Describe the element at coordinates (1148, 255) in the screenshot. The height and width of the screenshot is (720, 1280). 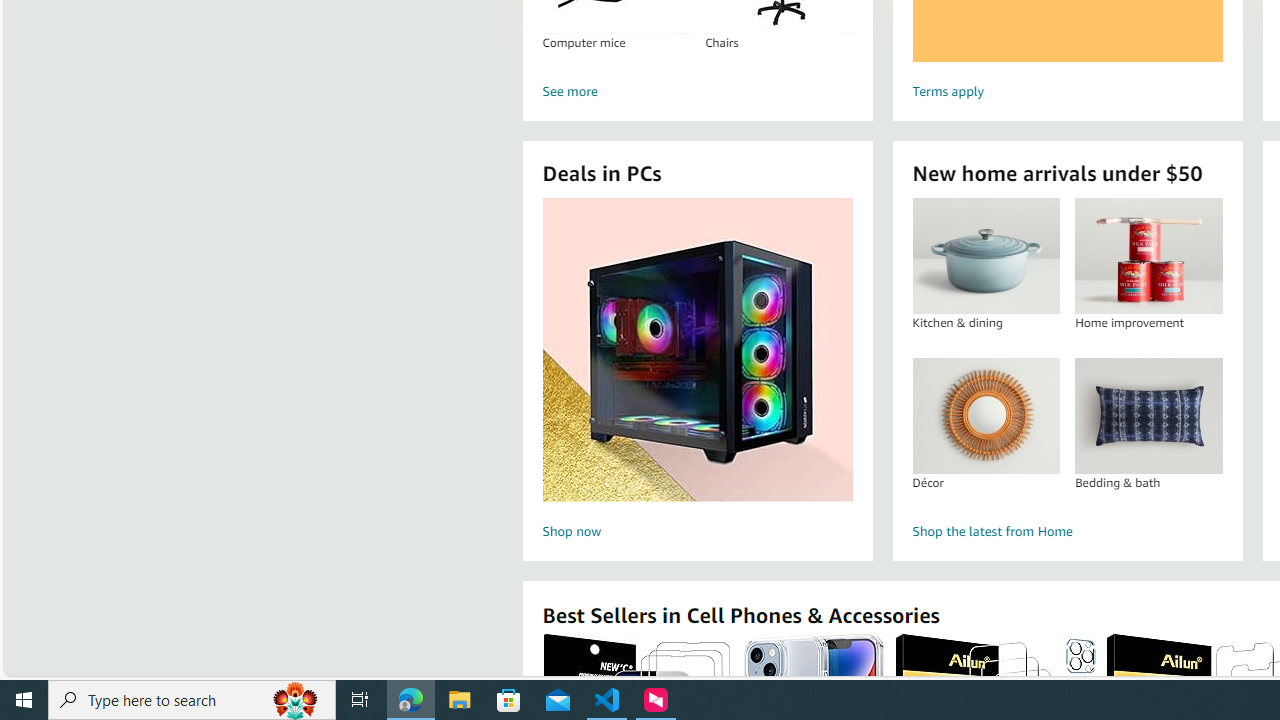
I see `'Home improvement'` at that location.